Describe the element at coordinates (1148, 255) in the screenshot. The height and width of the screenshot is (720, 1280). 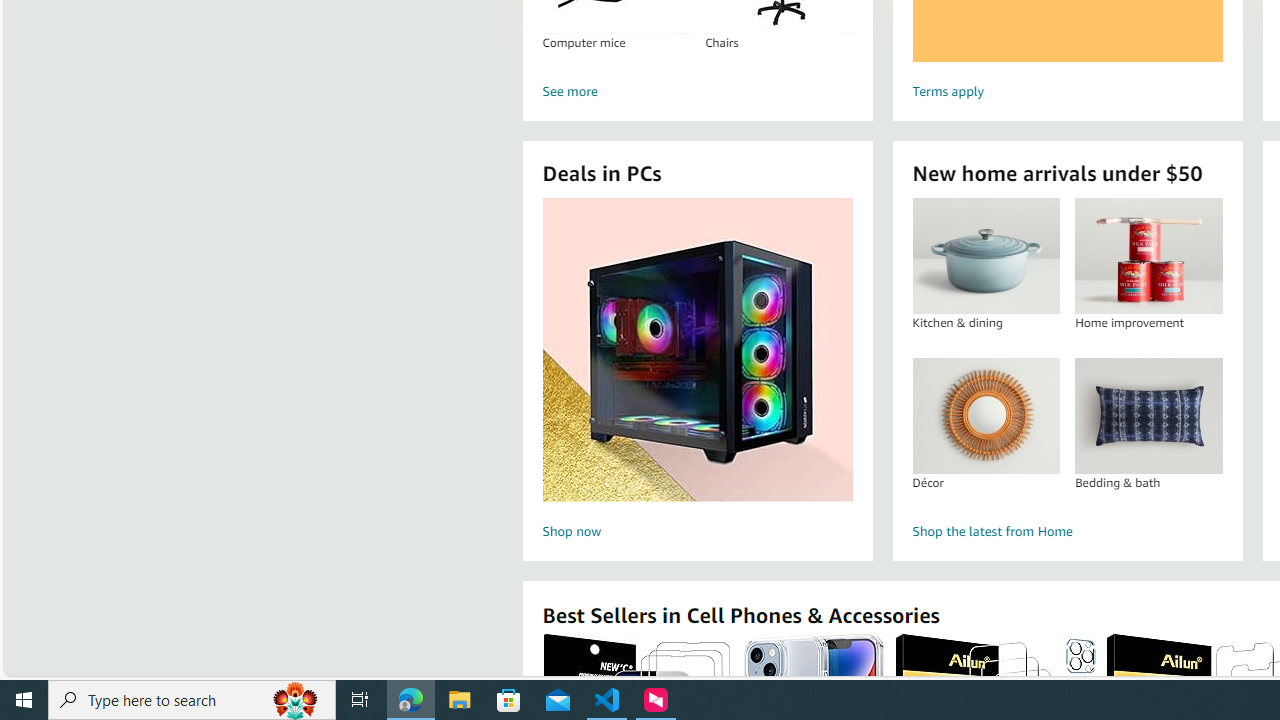
I see `'Home improvement'` at that location.